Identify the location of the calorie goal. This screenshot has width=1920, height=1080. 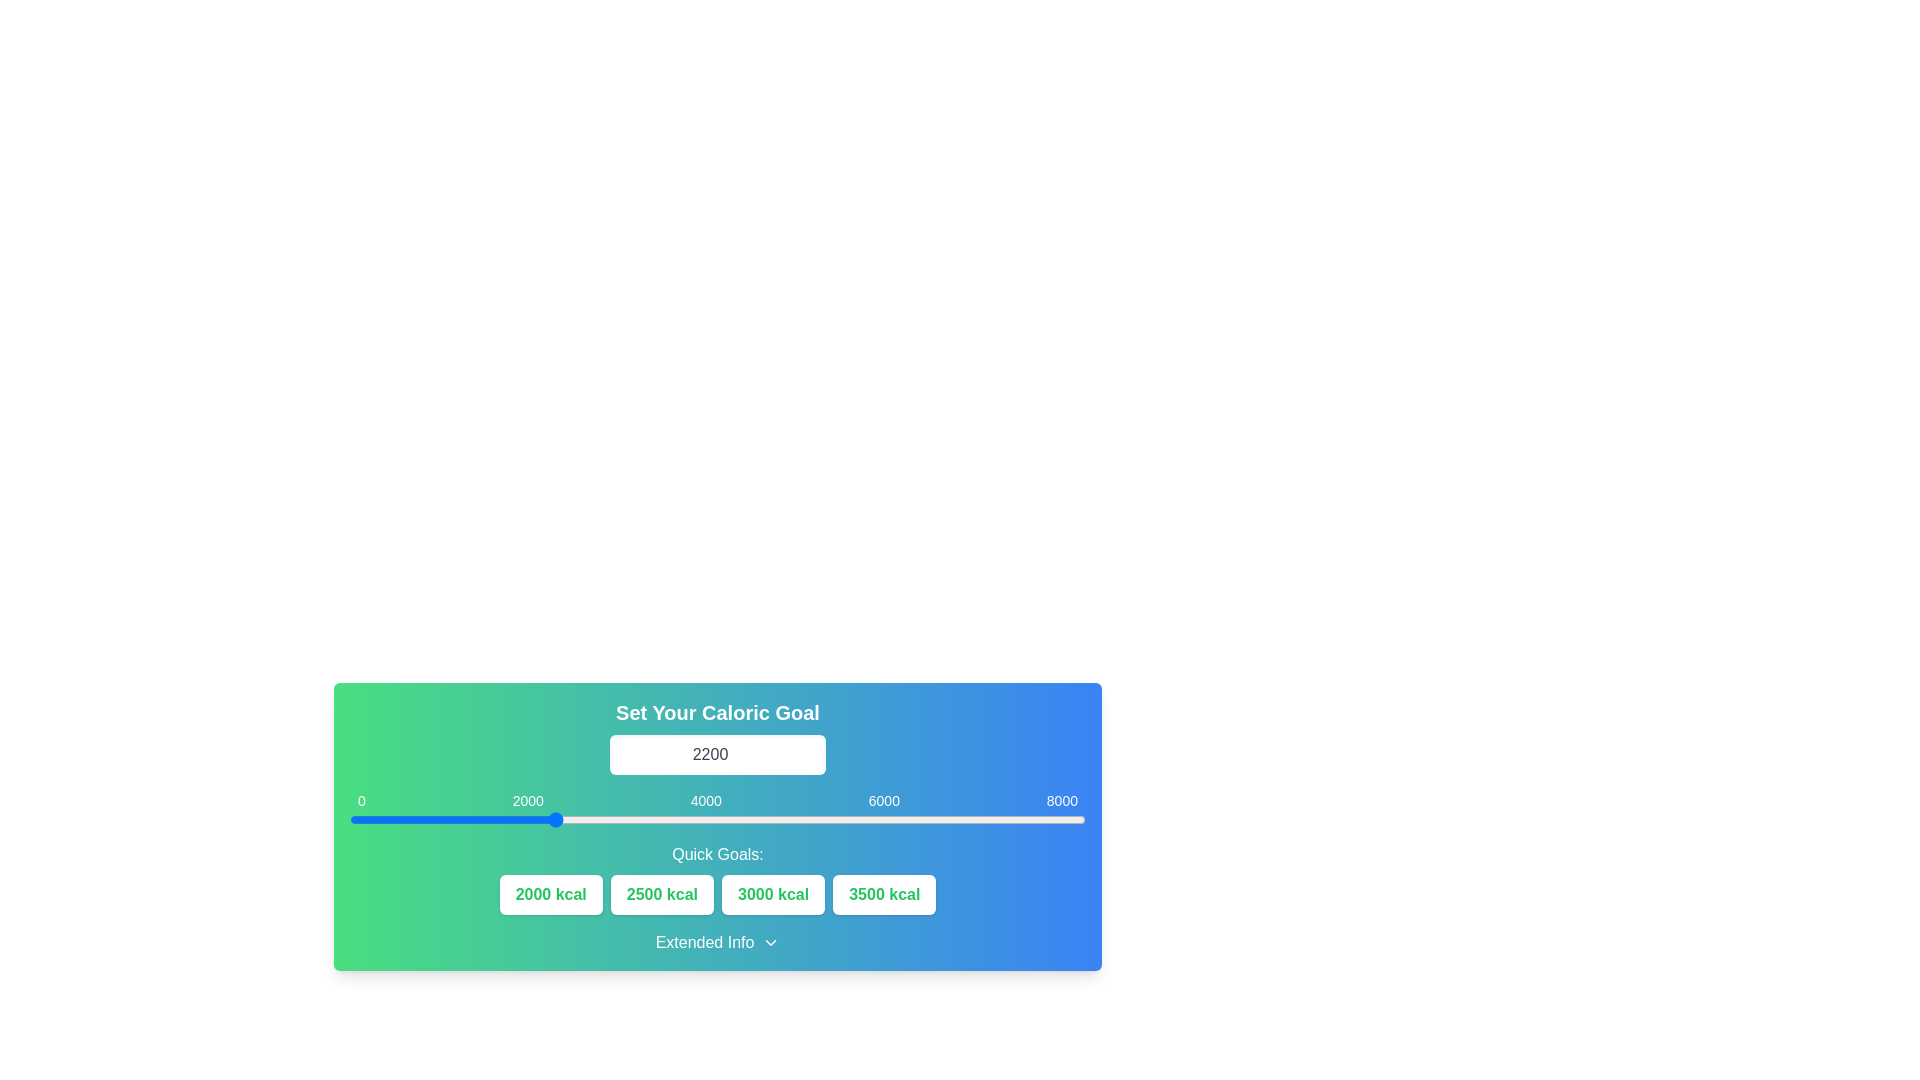
(838, 820).